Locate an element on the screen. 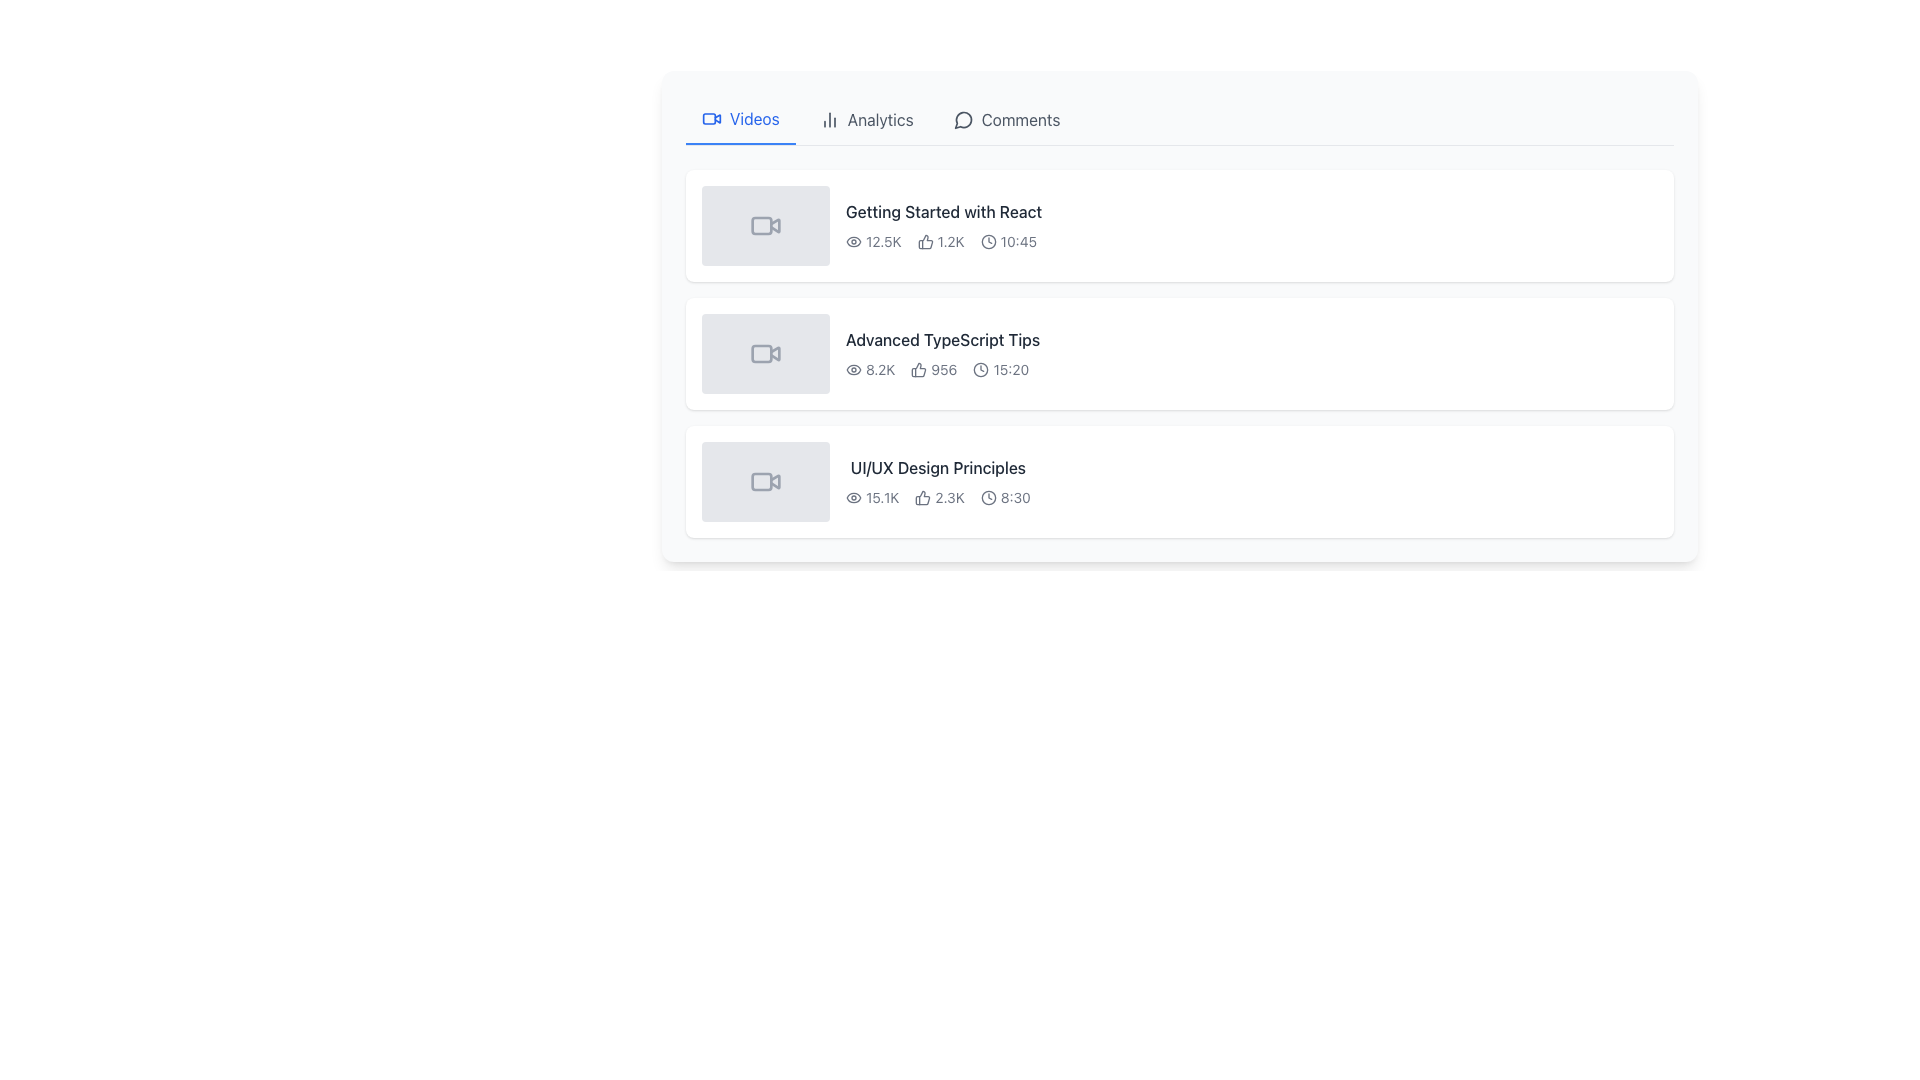 The image size is (1920, 1080). the text label that says 'Getting Started with React', which is styled with a medium-weight font and dark gray color, located at the top of the subsection in the list of video details is located at coordinates (943, 212).